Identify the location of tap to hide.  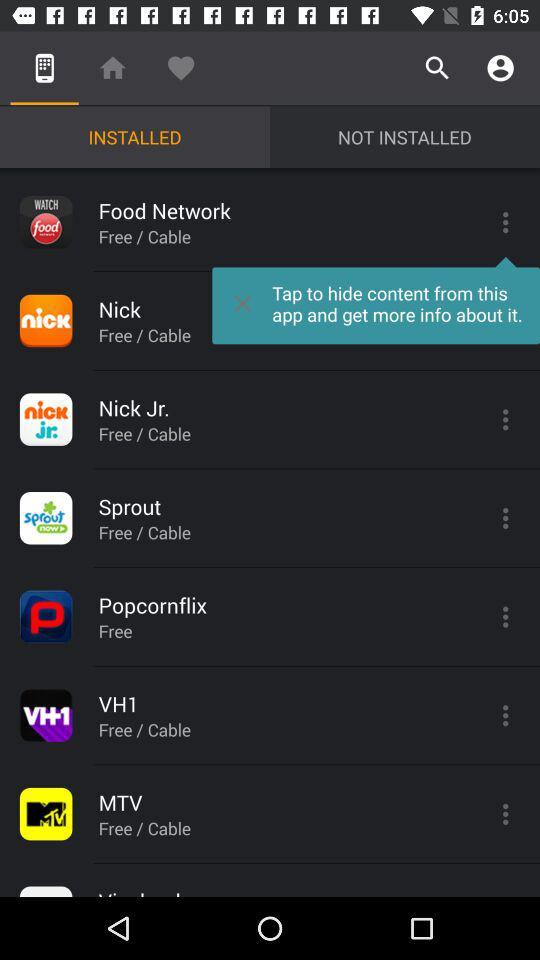
(376, 299).